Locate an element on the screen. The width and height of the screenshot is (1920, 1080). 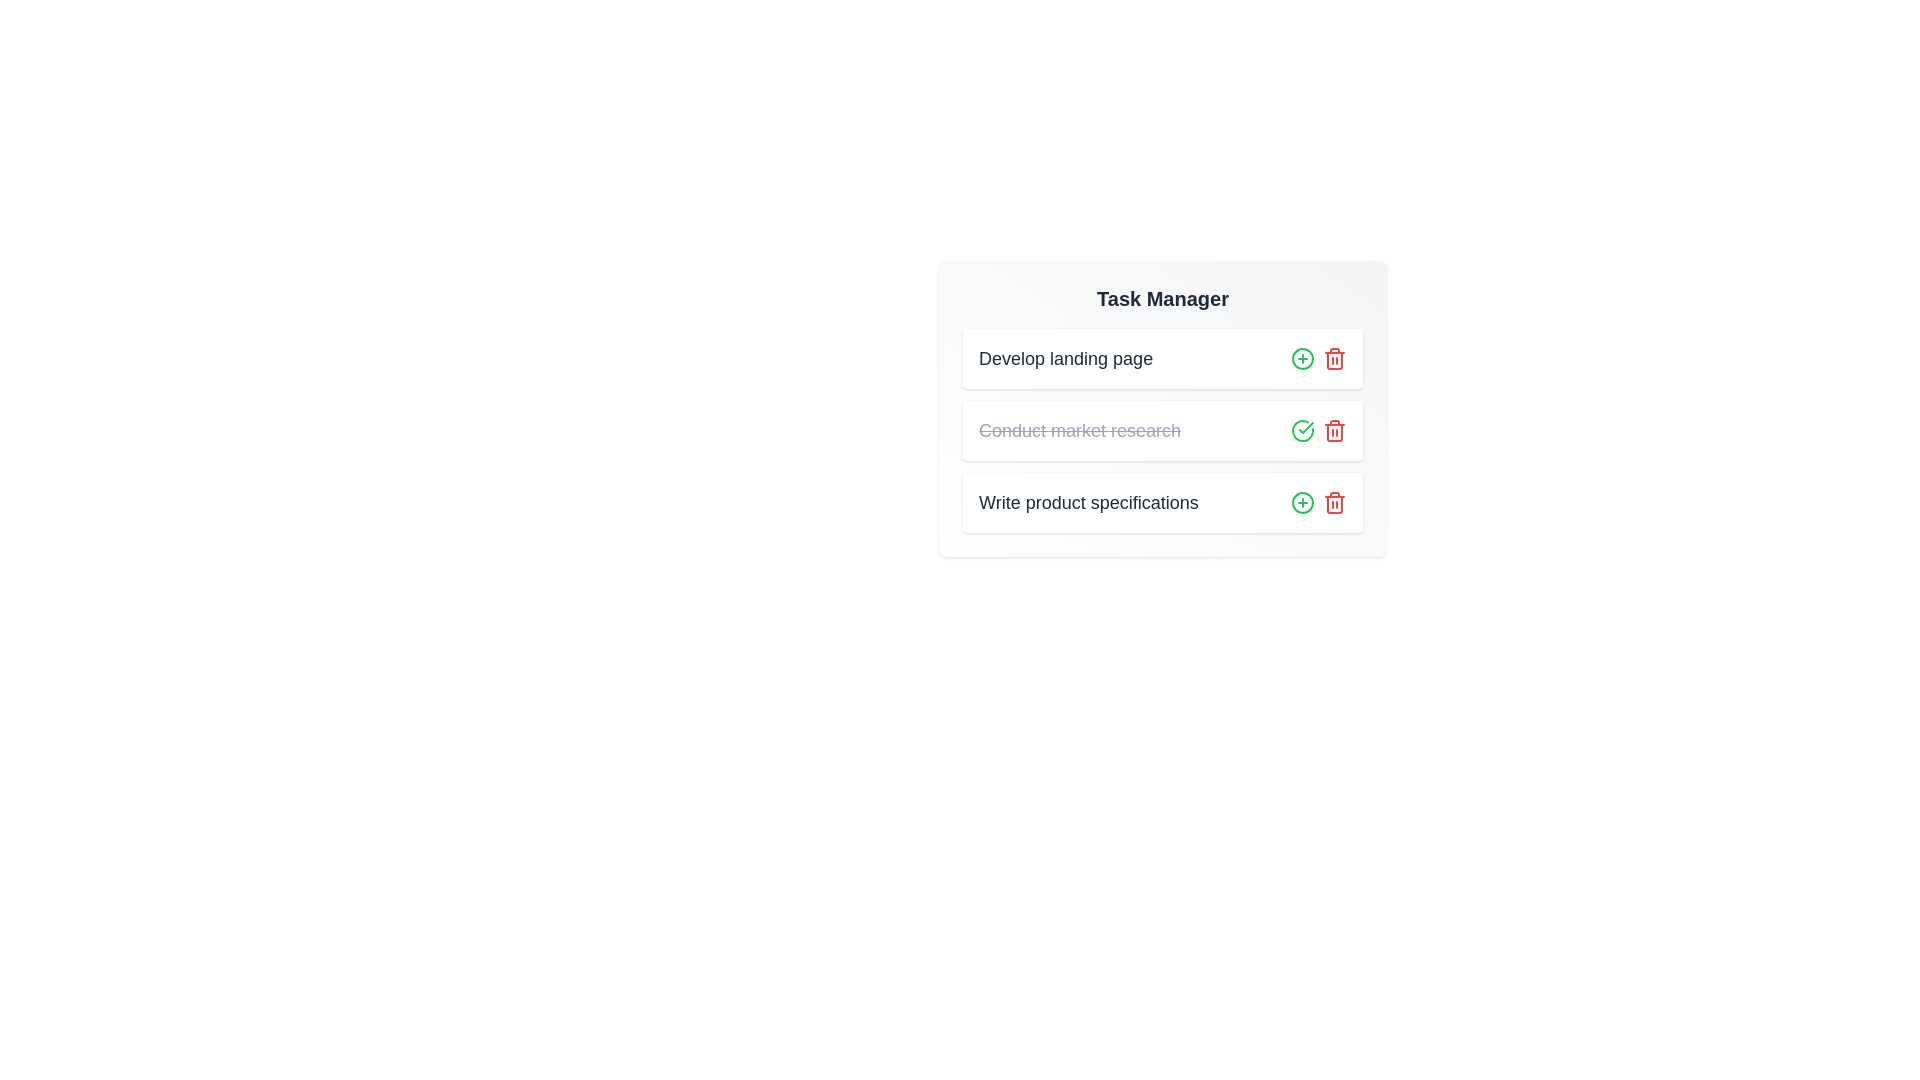
the trash icon corresponding to the task 'Develop landing page' to delete it is located at coordinates (1334, 357).